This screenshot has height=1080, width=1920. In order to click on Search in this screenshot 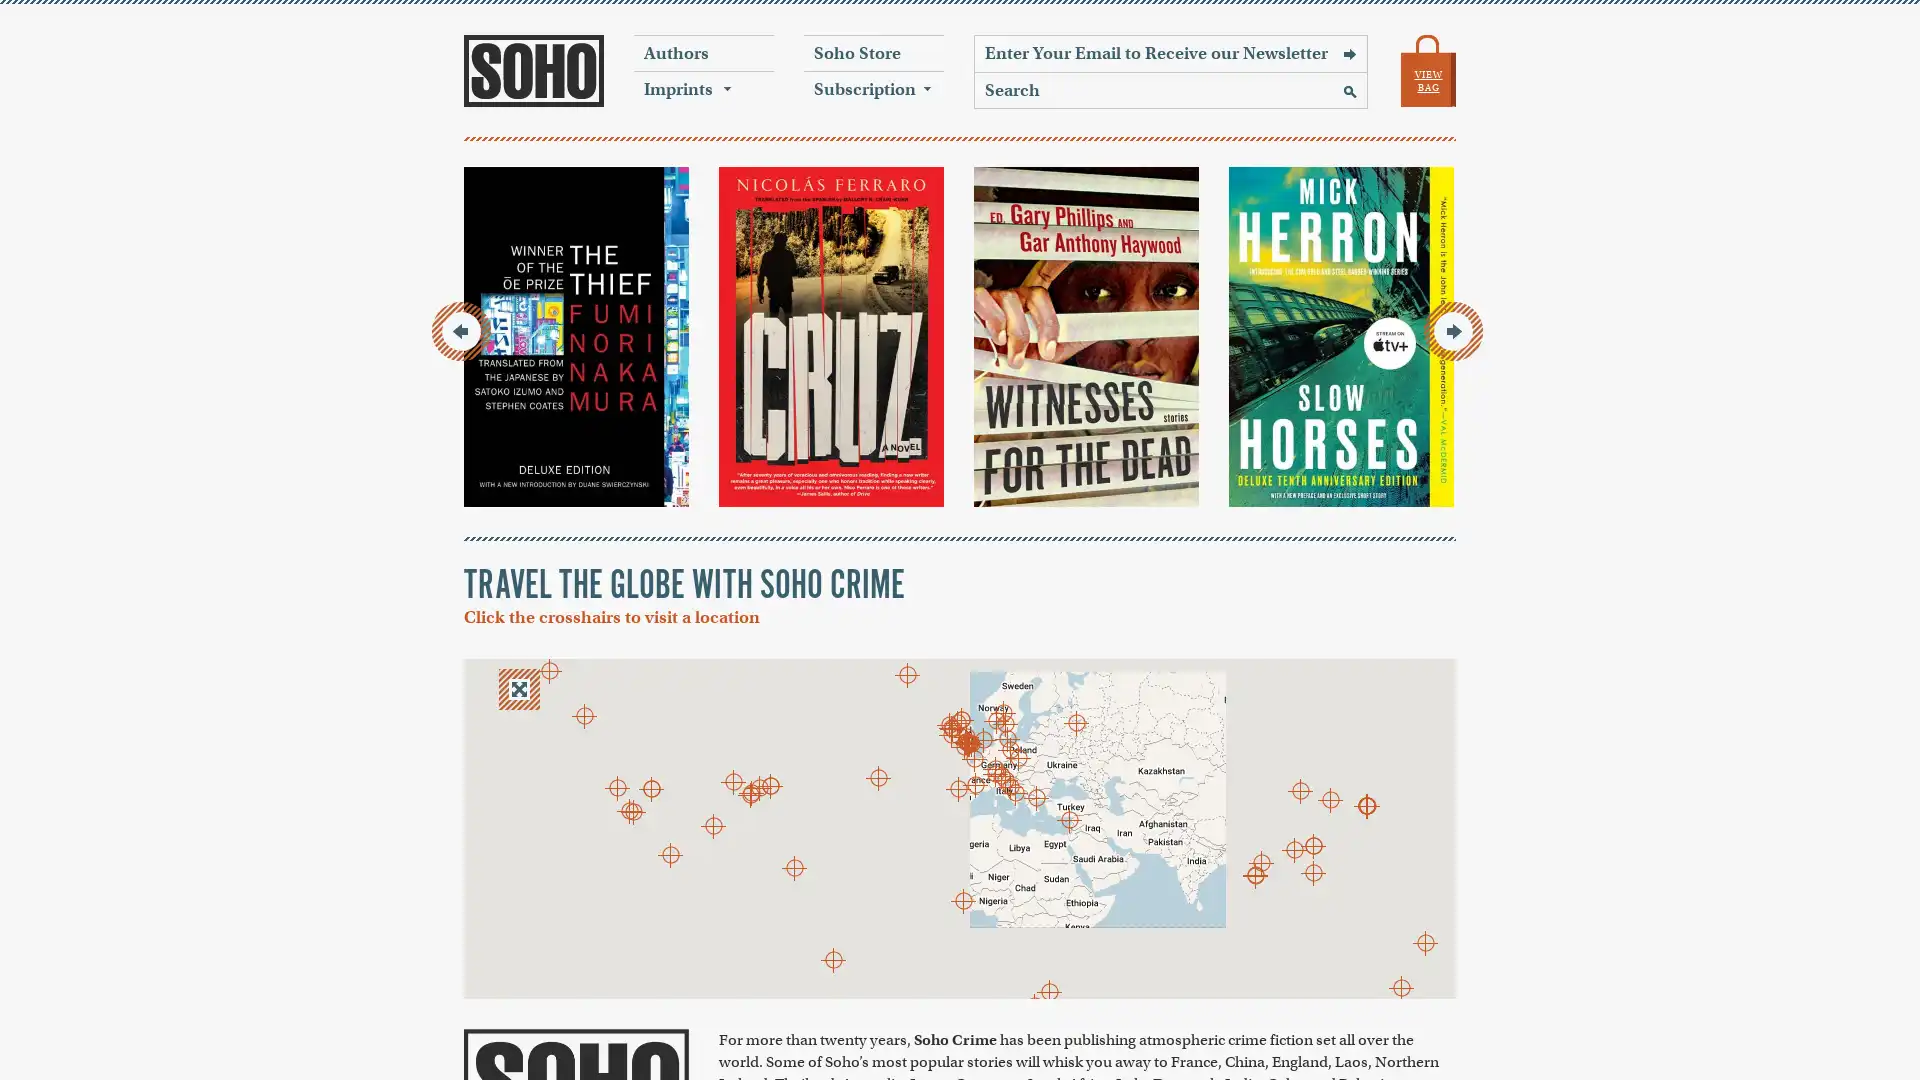, I will do `click(1349, 88)`.